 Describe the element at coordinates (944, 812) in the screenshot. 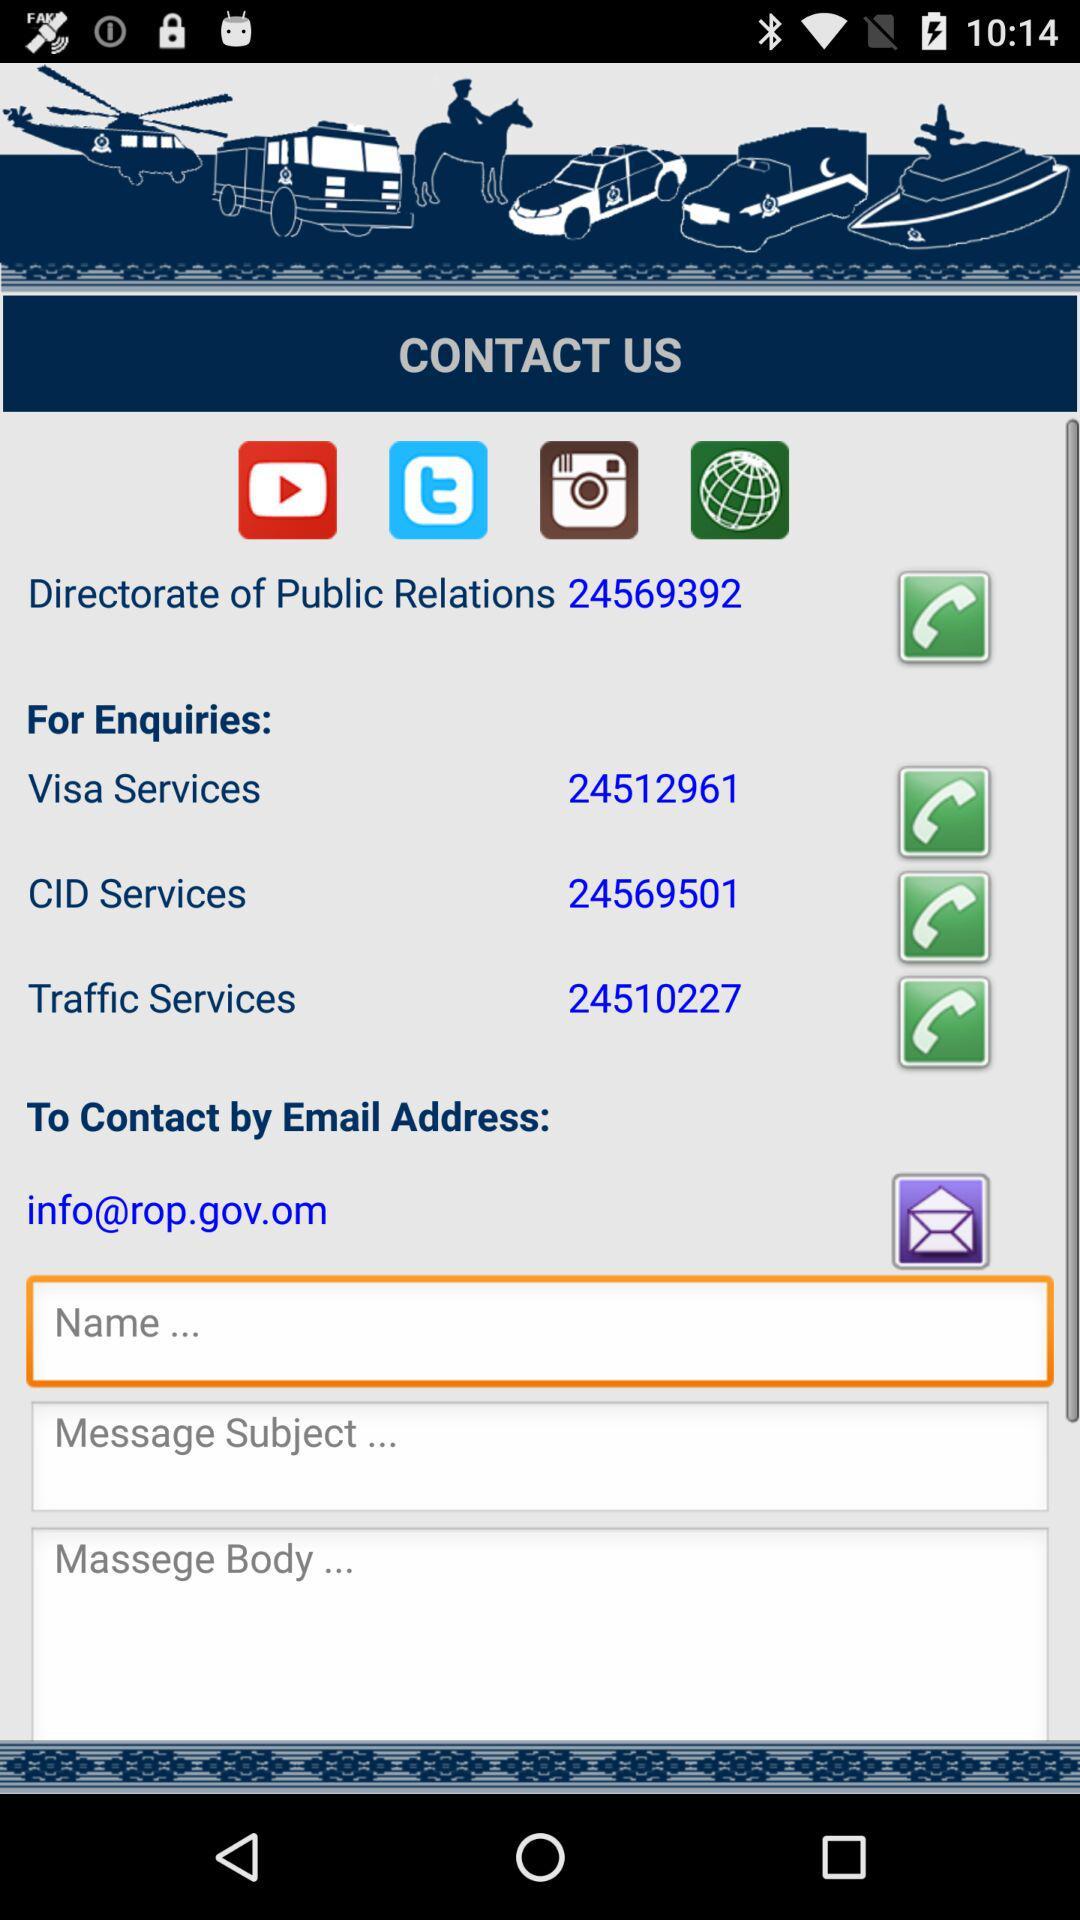

I see `call visa services` at that location.